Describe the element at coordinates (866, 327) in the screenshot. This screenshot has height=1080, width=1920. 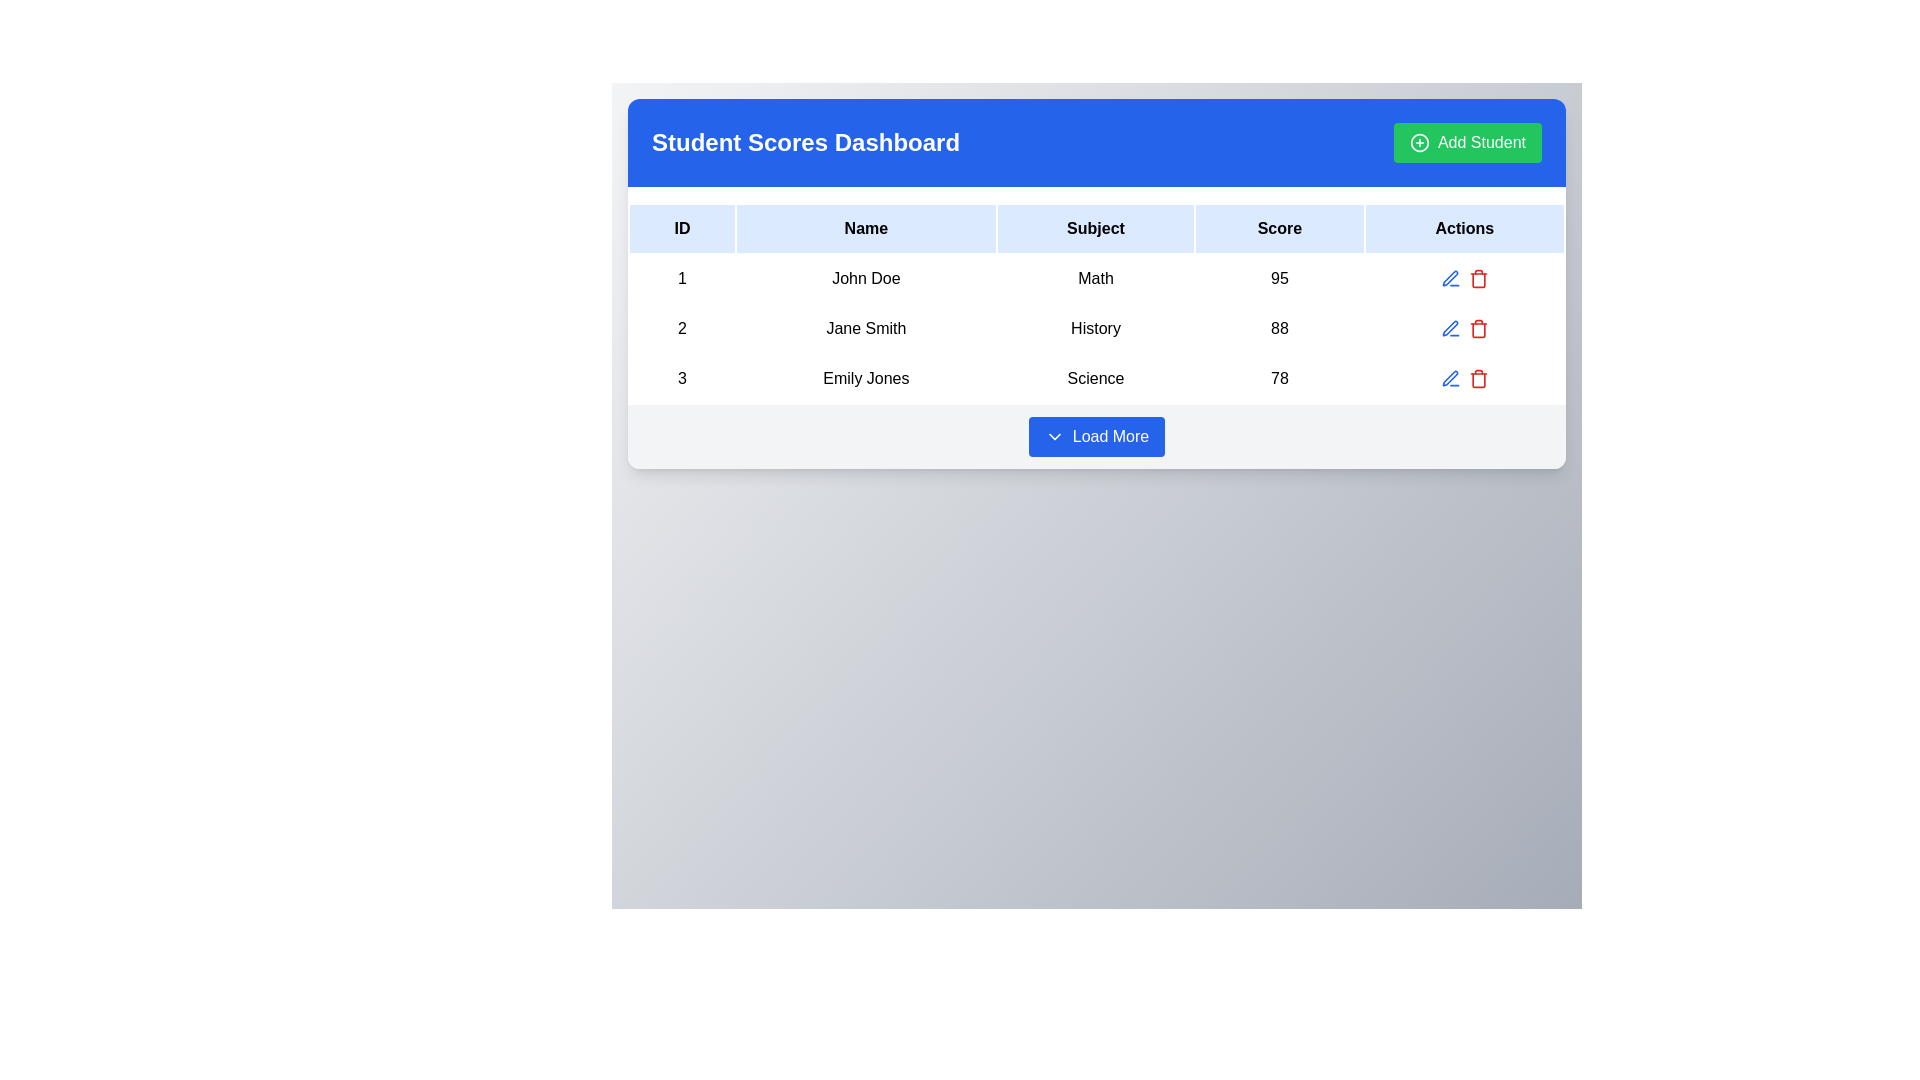
I see `the text label displaying 'Jane Smith' in the second row and second column of the table within the dashboard interface` at that location.